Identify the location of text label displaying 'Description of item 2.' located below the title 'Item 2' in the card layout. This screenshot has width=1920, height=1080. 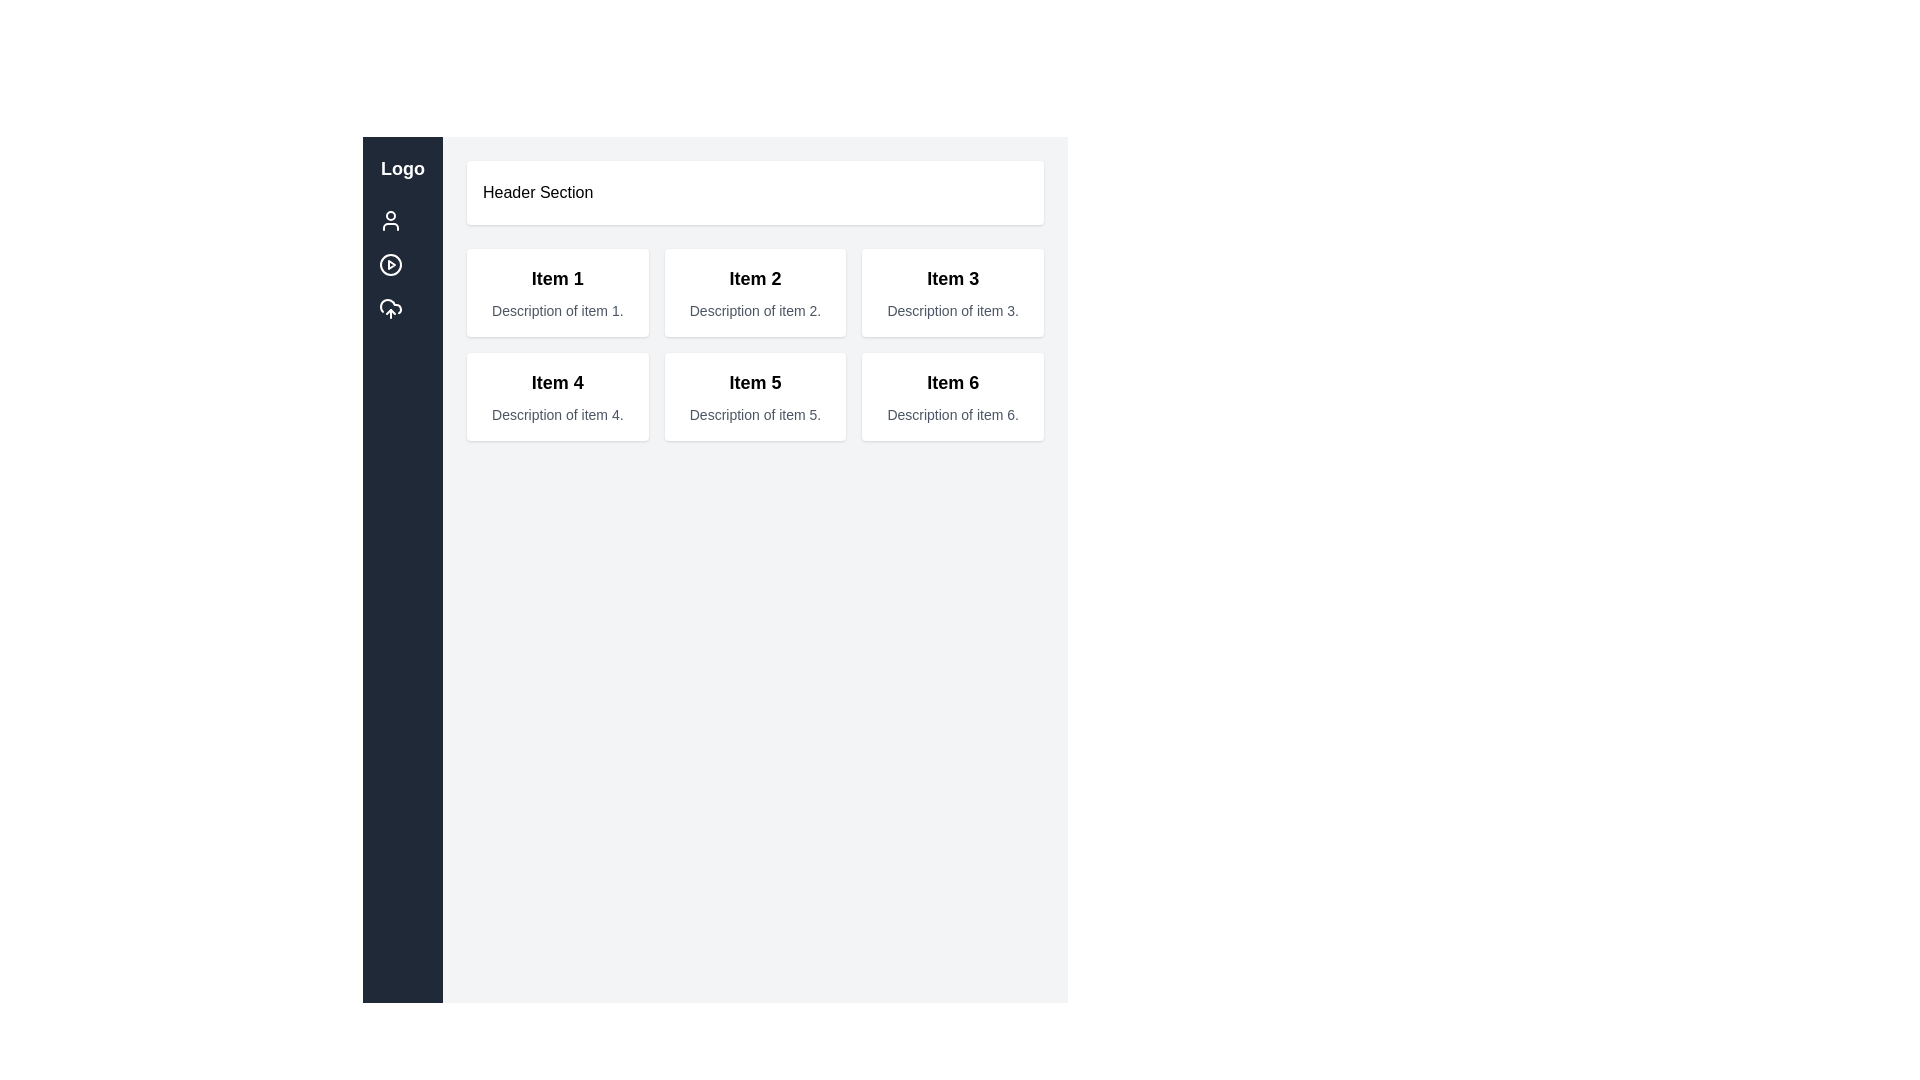
(754, 311).